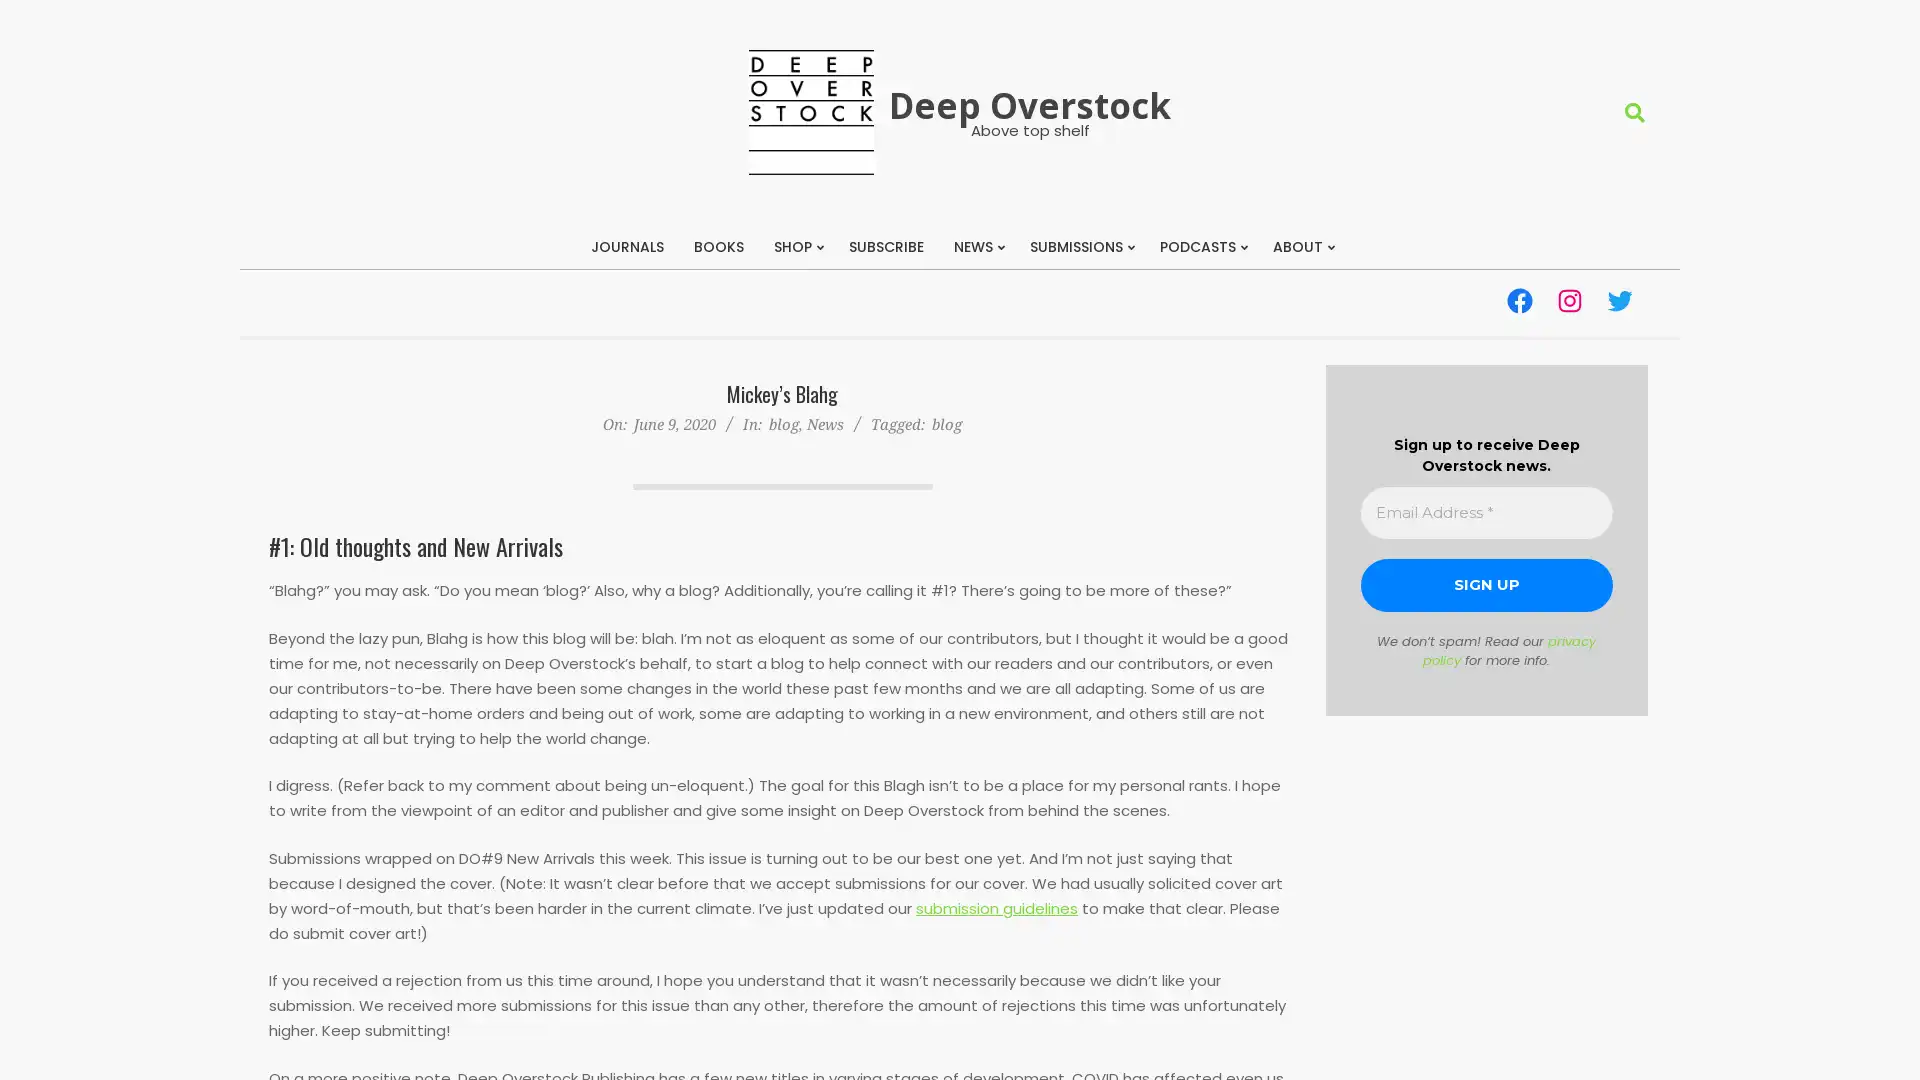  Describe the element at coordinates (1486, 585) in the screenshot. I see `Sign up` at that location.